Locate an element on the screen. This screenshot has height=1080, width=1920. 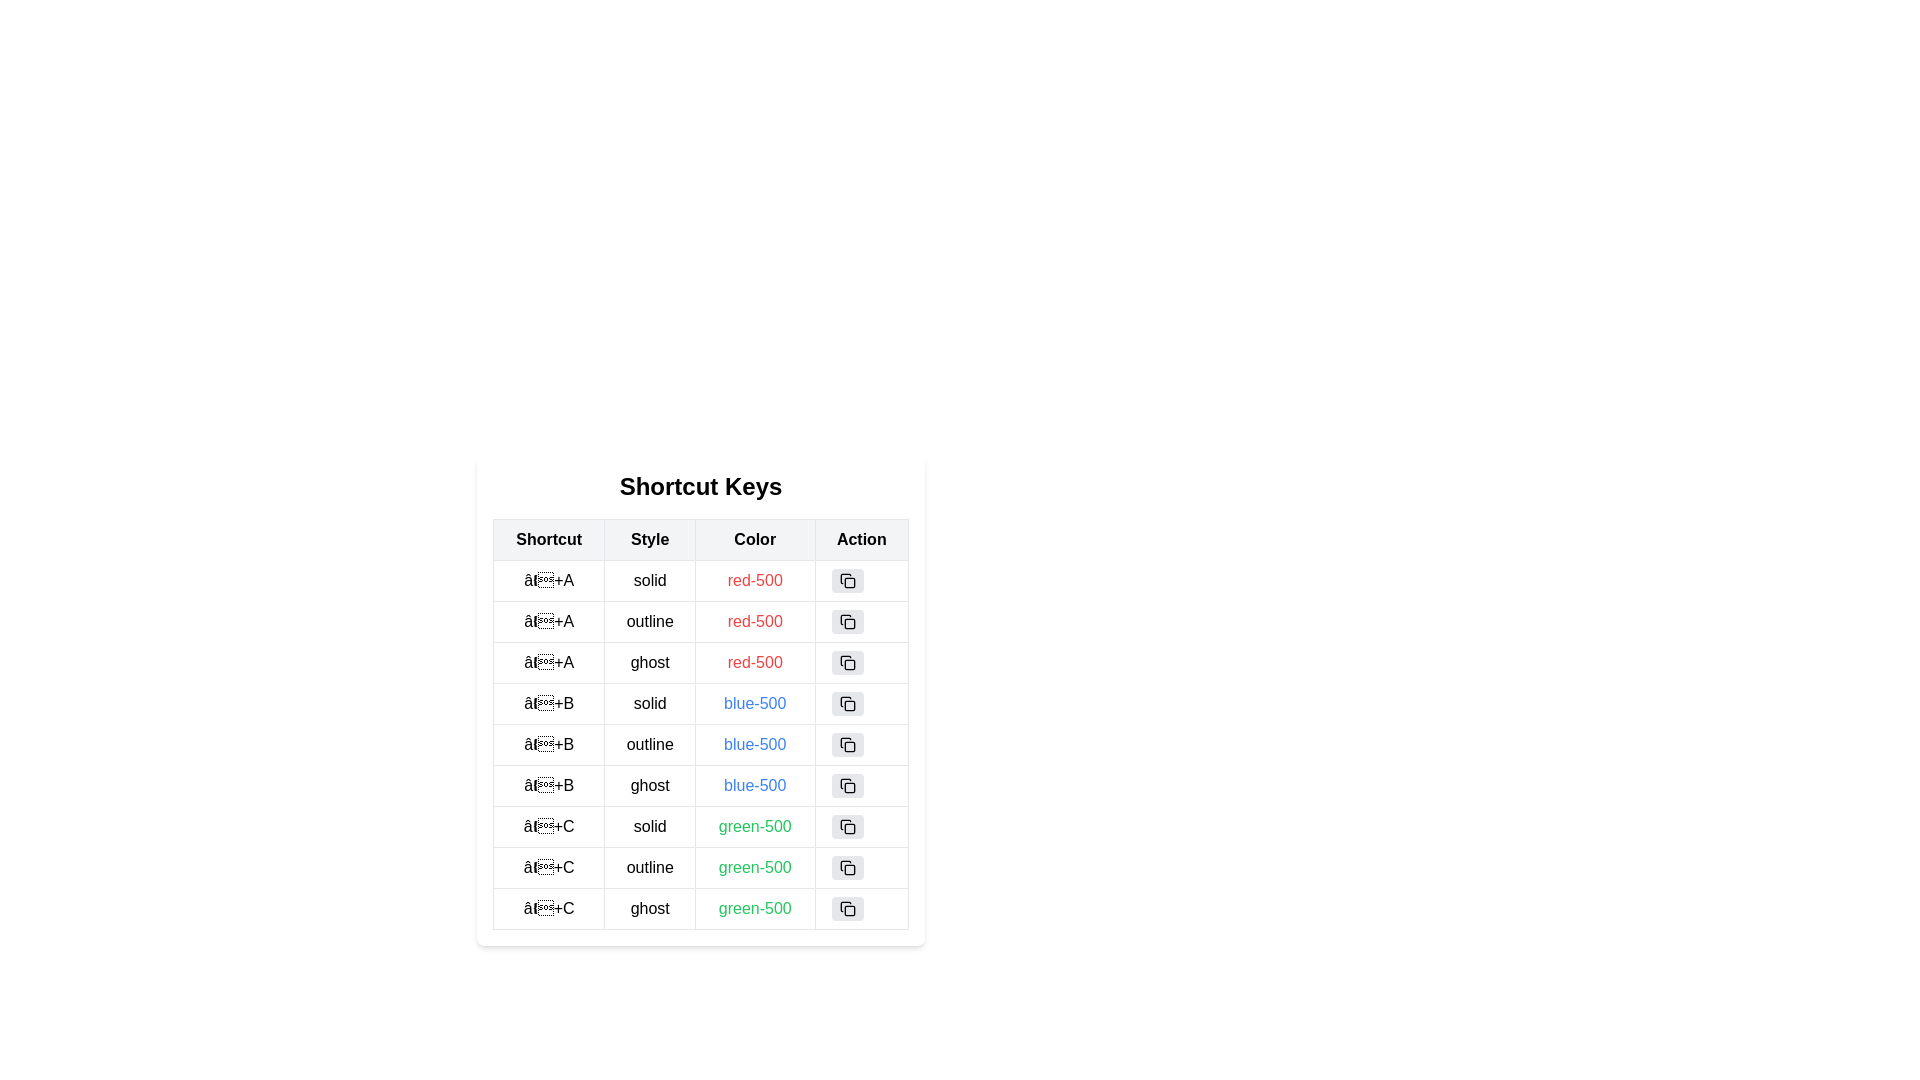
the copy icon in the 'Action' column of the second row, which is aligned with the 'outline' style and 'blue-500' color is located at coordinates (847, 744).